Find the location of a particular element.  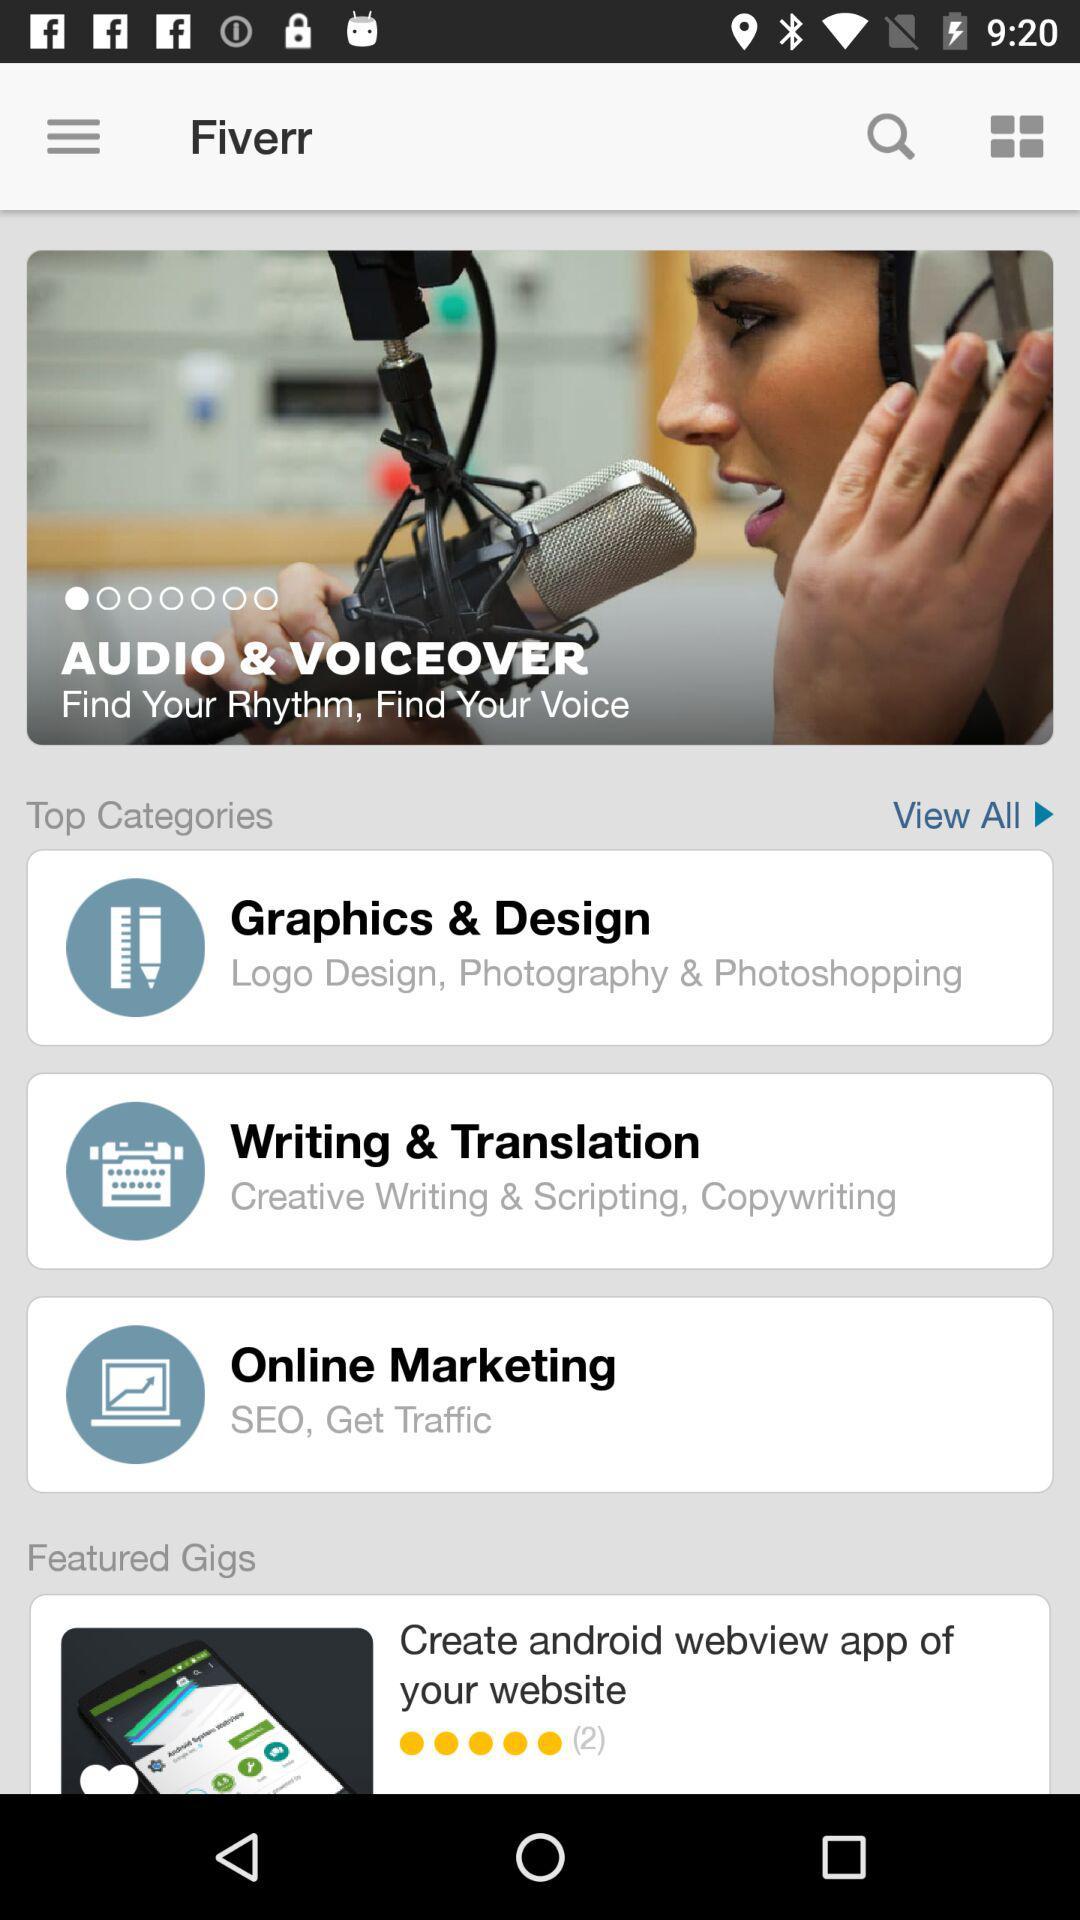

the item below the online marketing icon is located at coordinates (626, 1417).